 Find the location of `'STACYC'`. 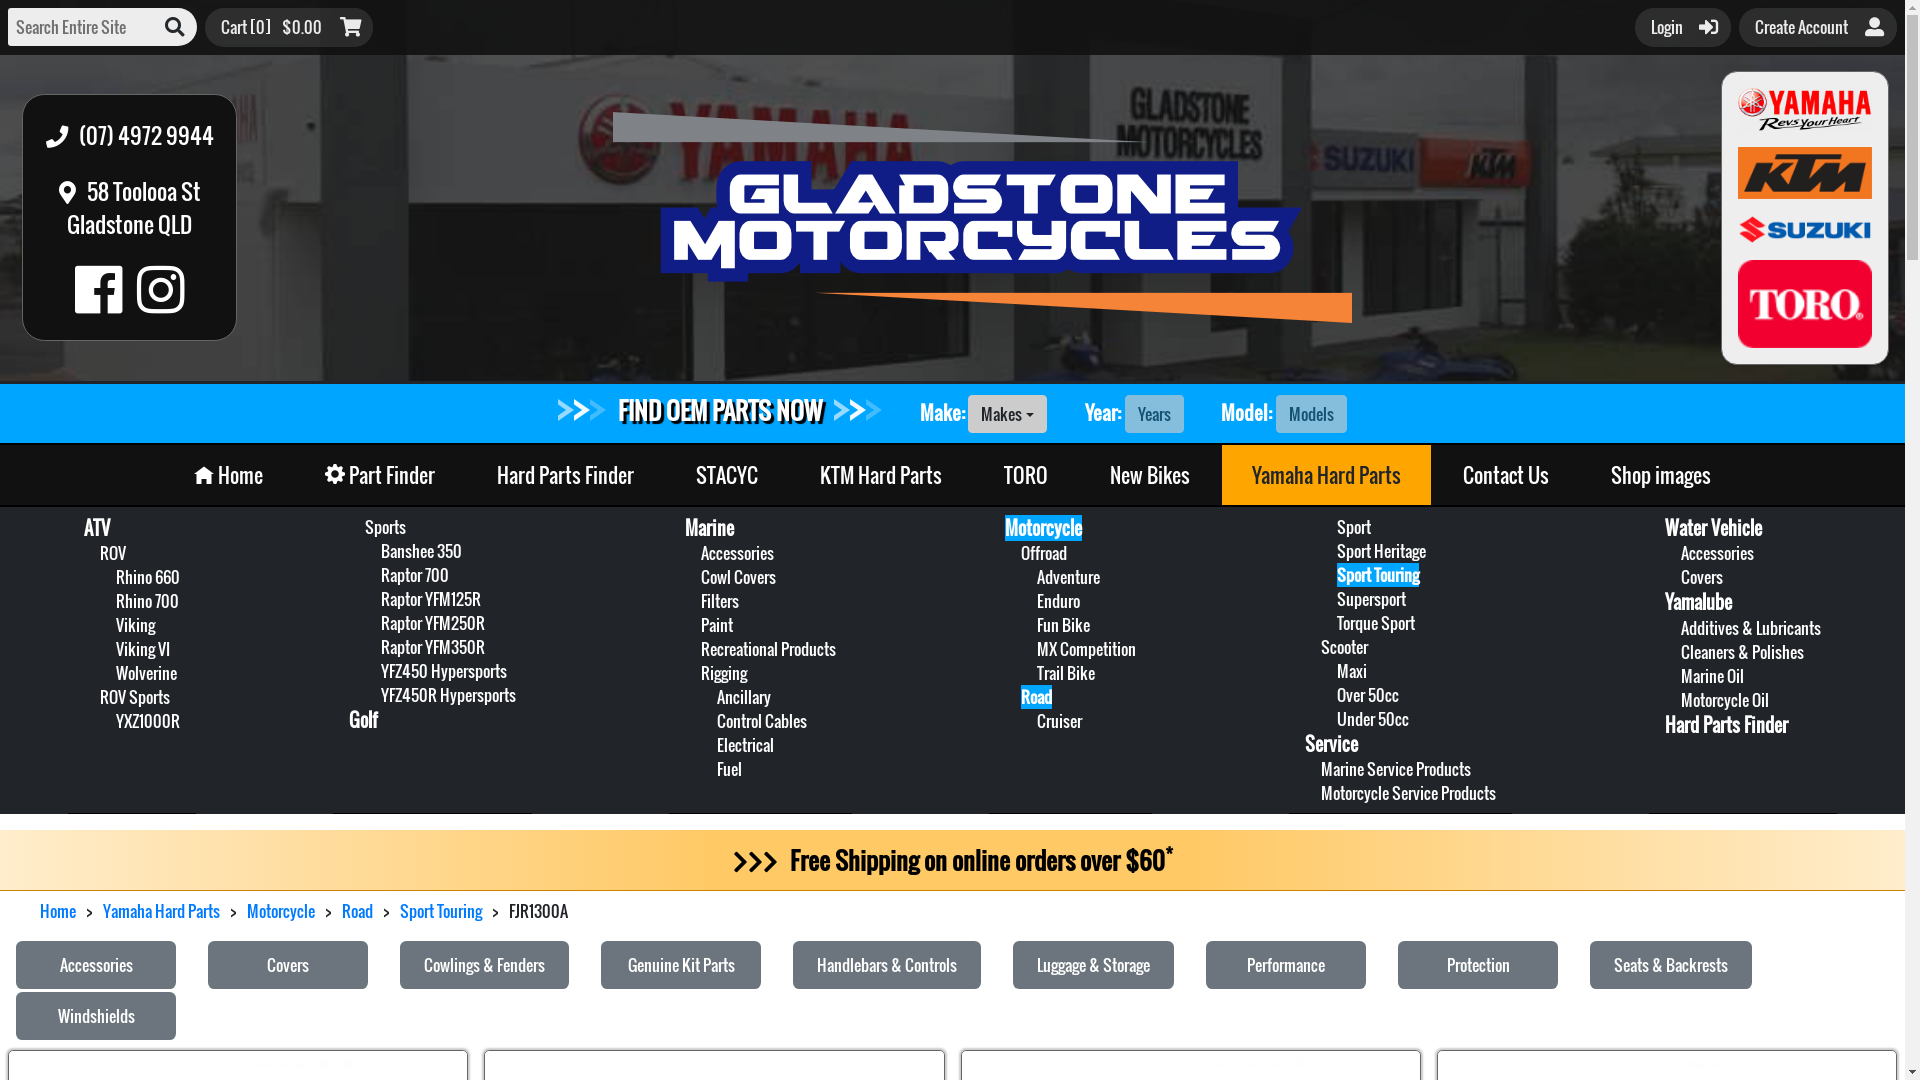

'STACYC' is located at coordinates (725, 474).